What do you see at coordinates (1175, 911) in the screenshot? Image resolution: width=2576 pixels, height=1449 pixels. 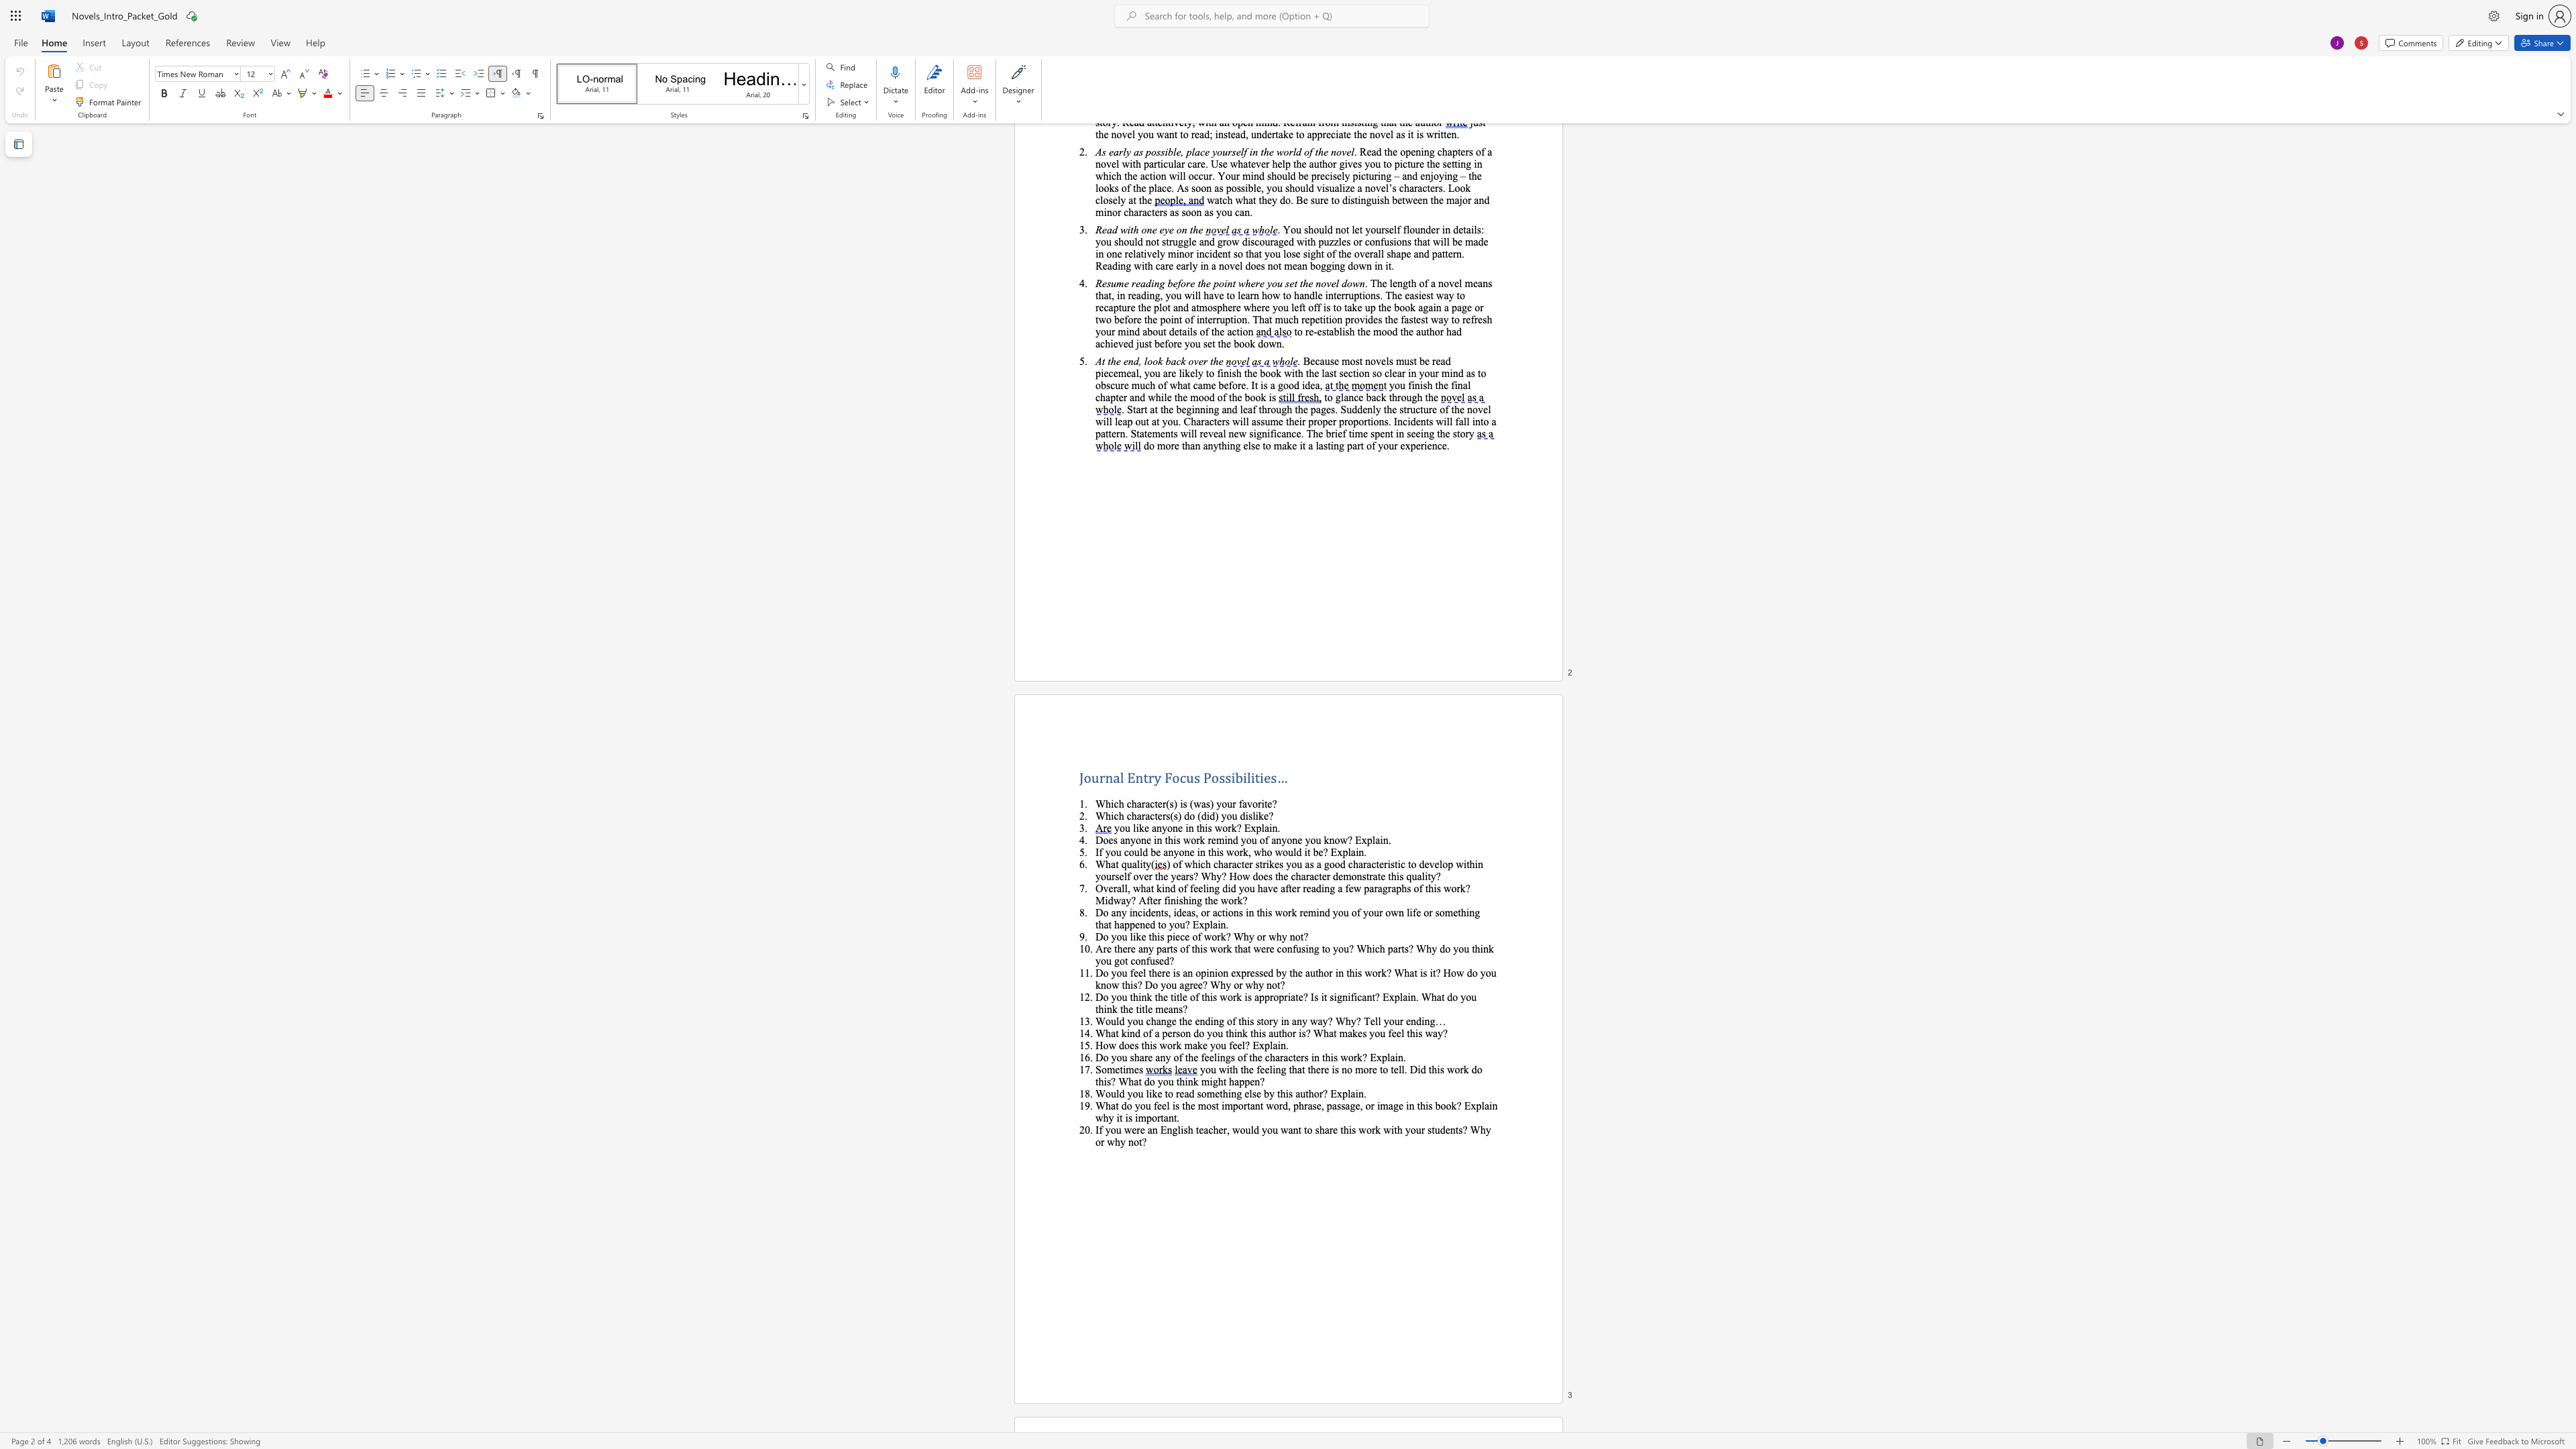 I see `the subset text "deas, or actions in this work remind you of your own life or something that happe" within the text "Do any incidents, ideas, or actions in this work remind you of your own life or something that happened to you? Explain."` at bounding box center [1175, 911].